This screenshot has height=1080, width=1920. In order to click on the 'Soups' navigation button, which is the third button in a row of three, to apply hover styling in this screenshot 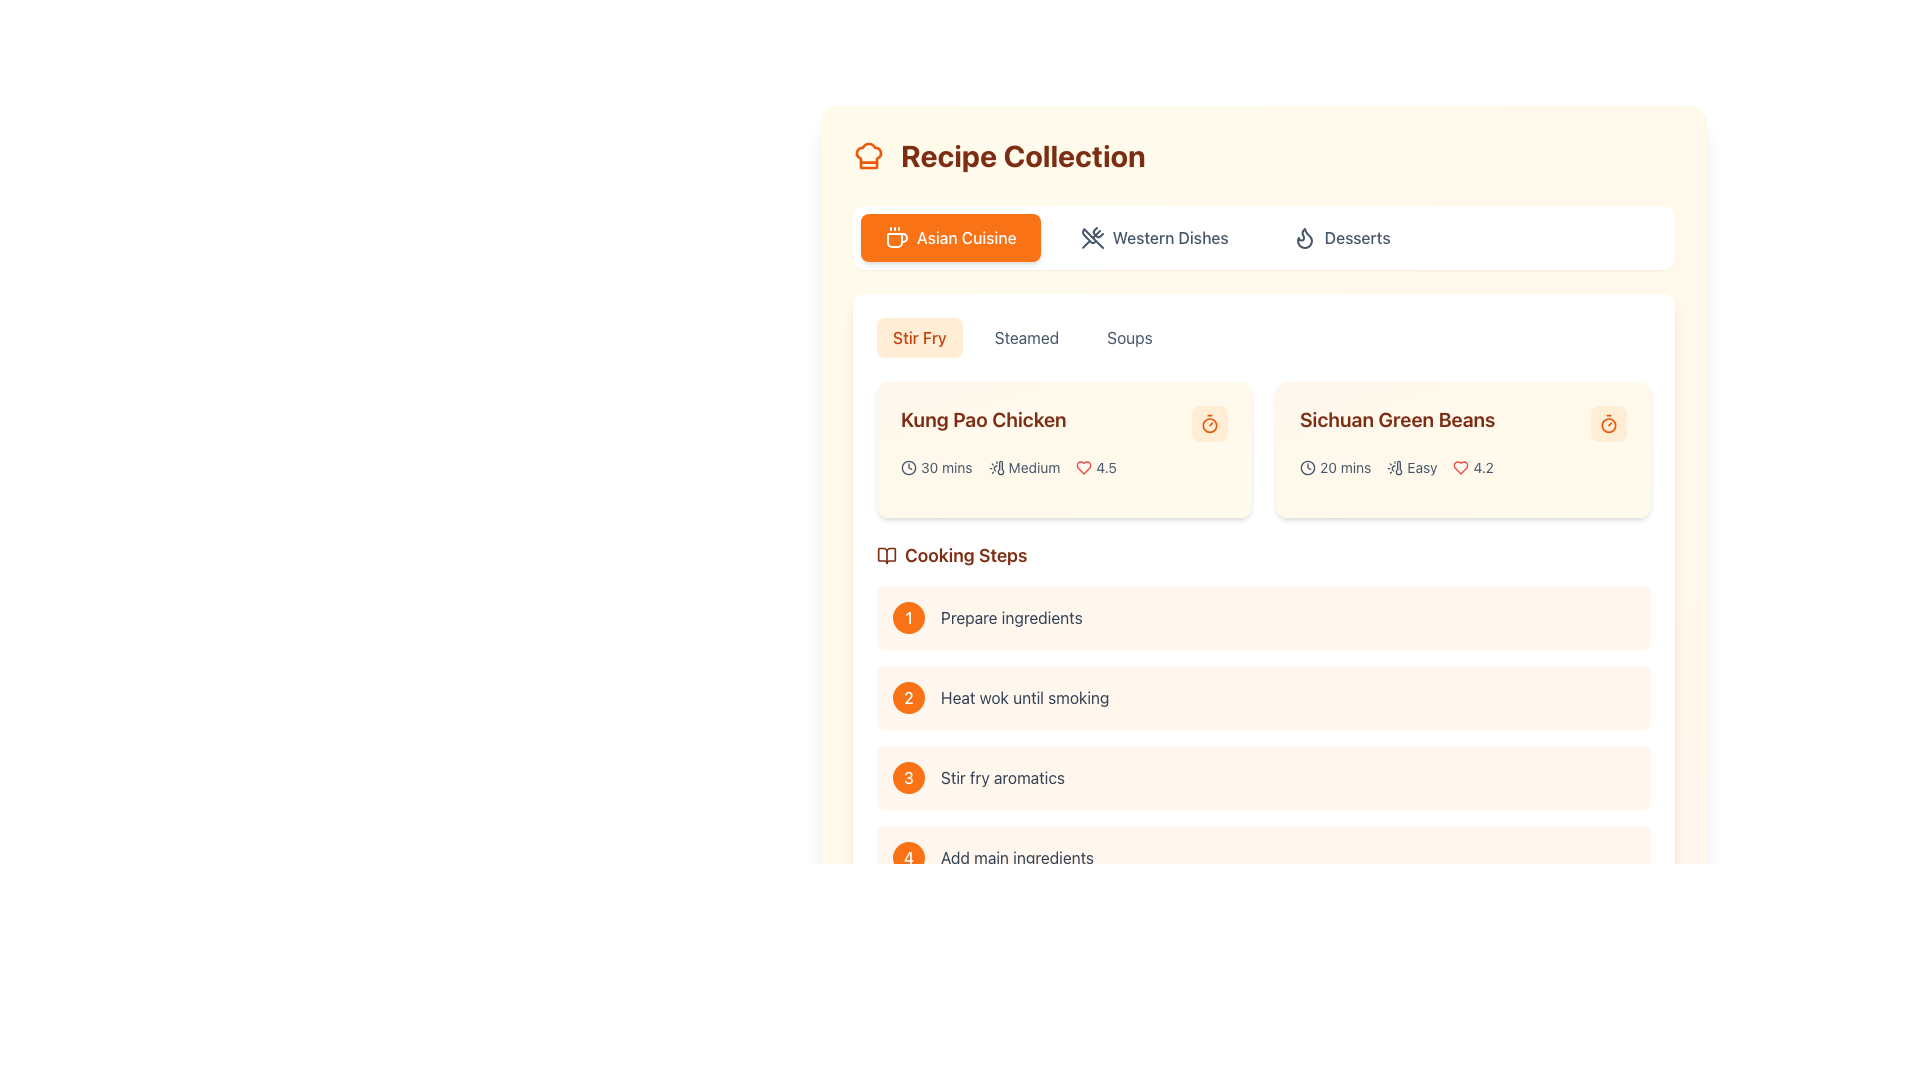, I will do `click(1129, 337)`.